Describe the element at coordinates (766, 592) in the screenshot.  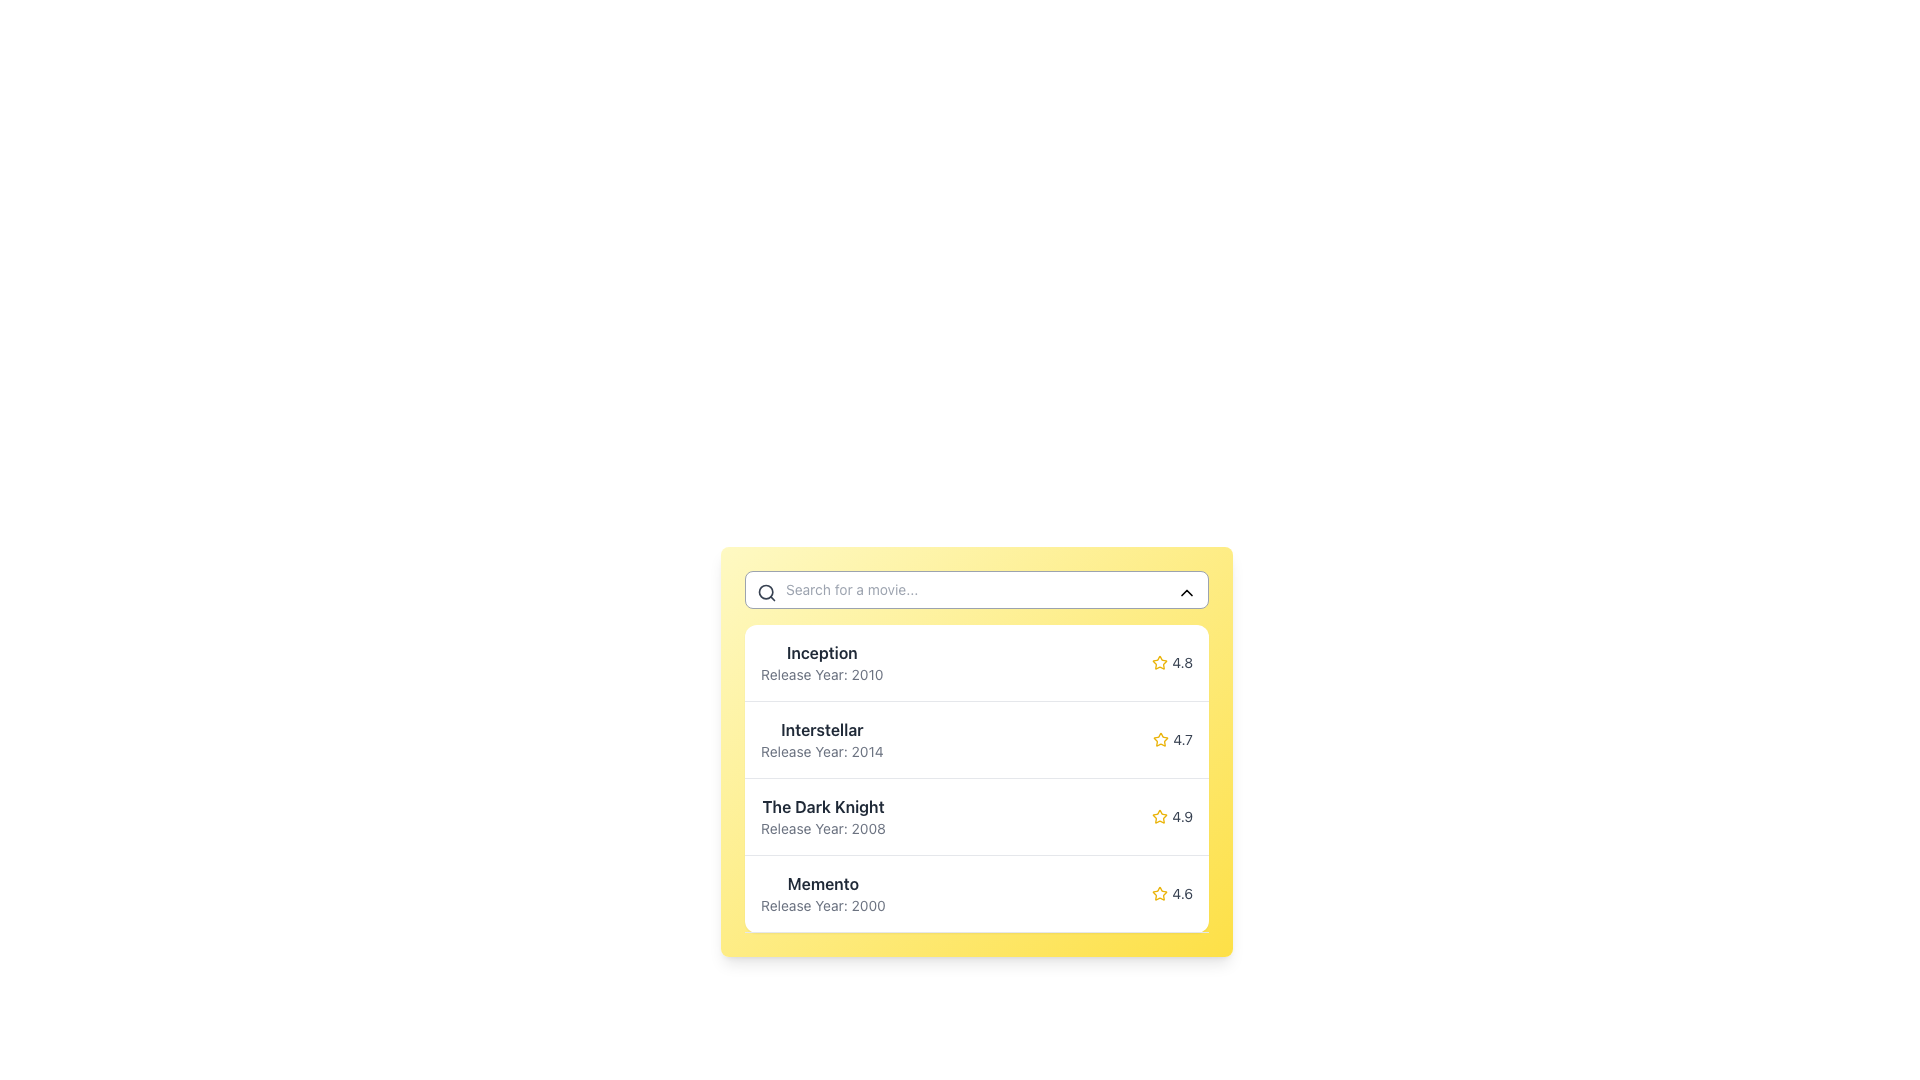
I see `the search icon located at the far left inside the search bar` at that location.